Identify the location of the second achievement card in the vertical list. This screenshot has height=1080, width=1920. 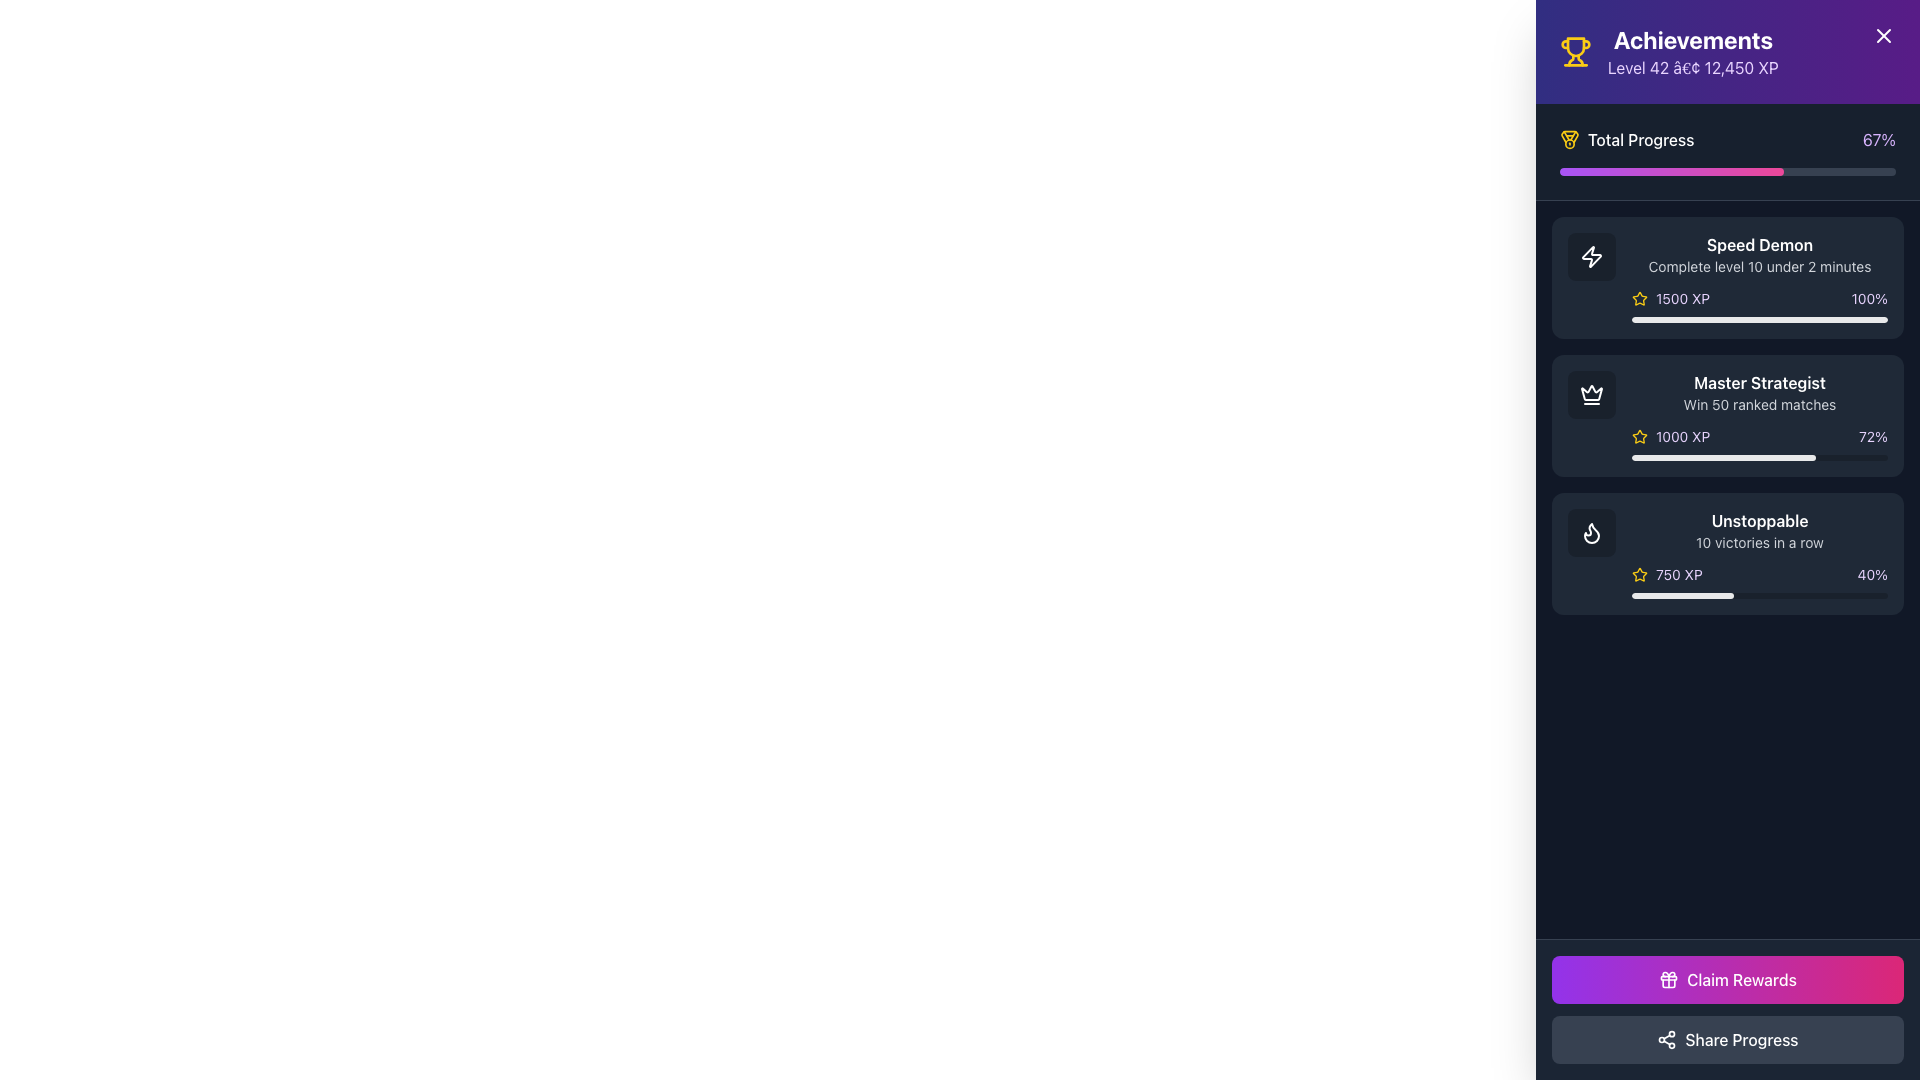
(1727, 415).